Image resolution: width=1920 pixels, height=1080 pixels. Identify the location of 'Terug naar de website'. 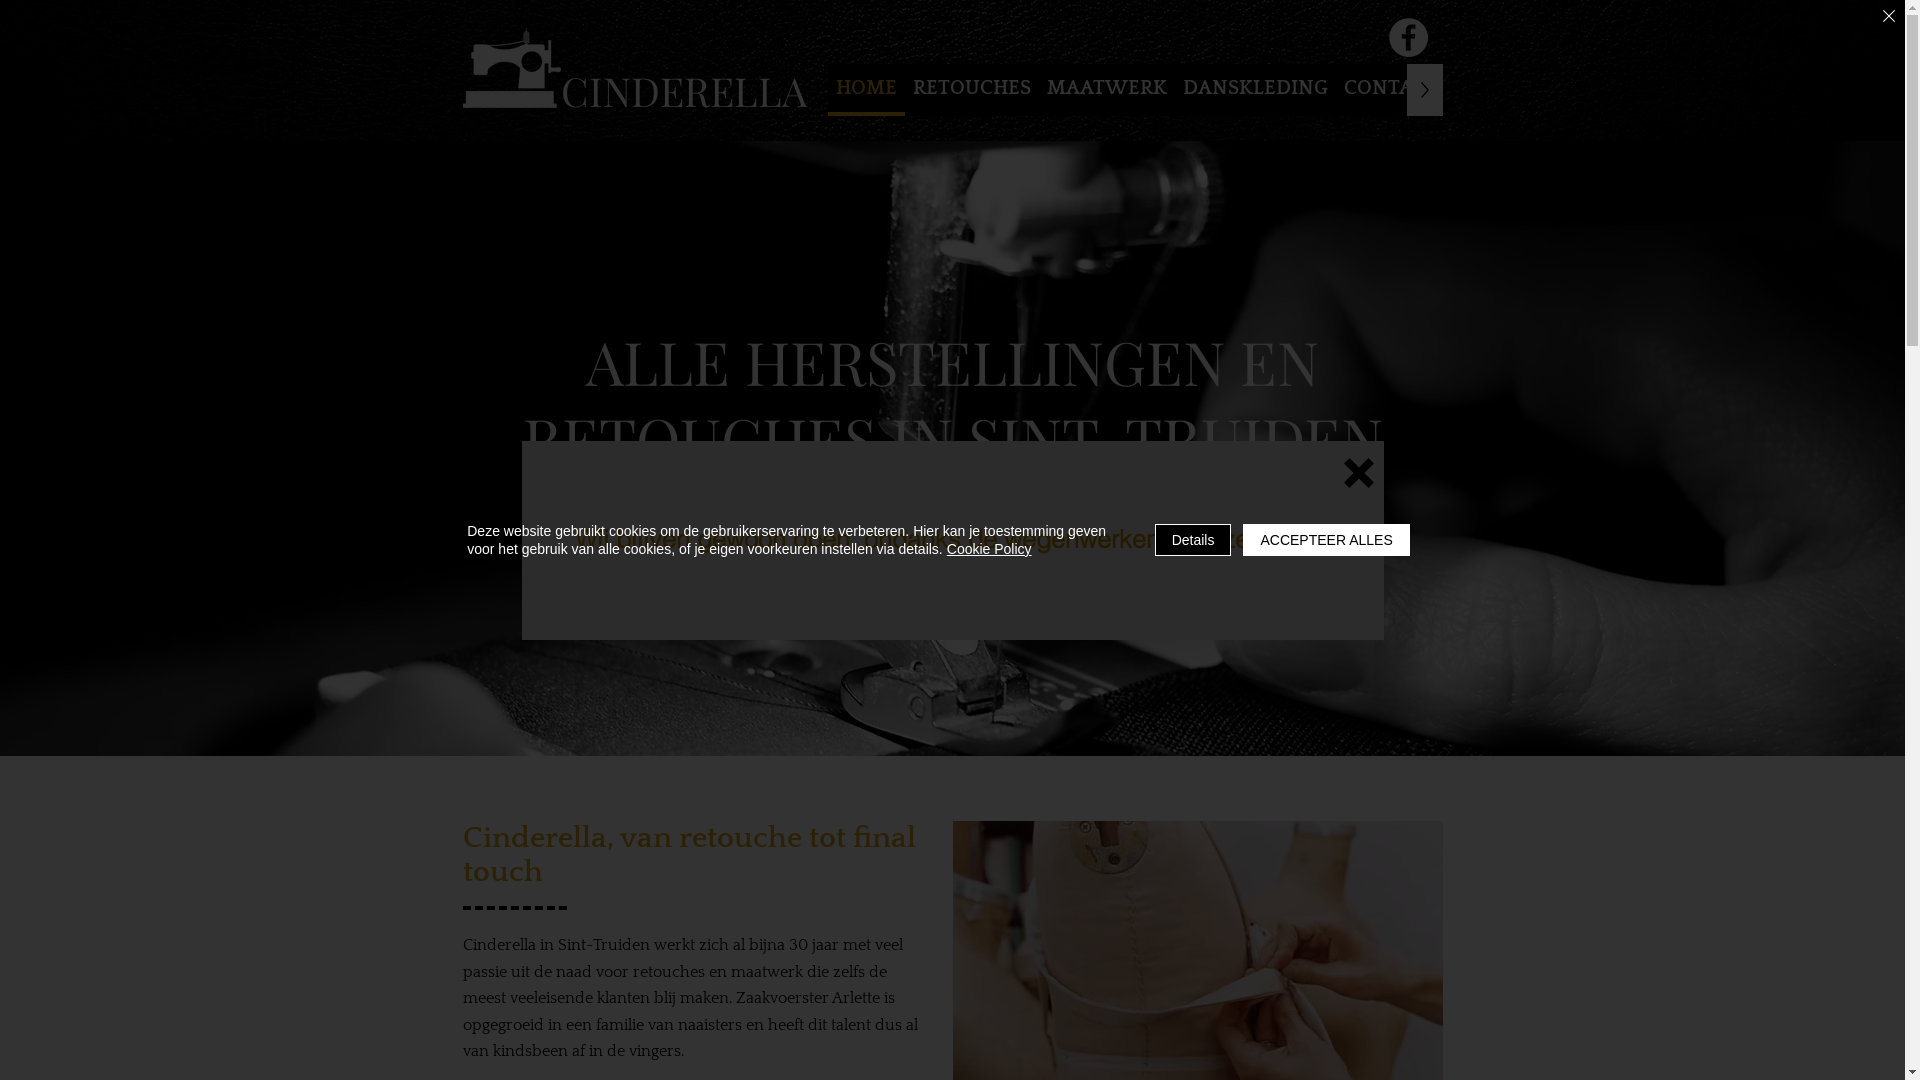
(1358, 473).